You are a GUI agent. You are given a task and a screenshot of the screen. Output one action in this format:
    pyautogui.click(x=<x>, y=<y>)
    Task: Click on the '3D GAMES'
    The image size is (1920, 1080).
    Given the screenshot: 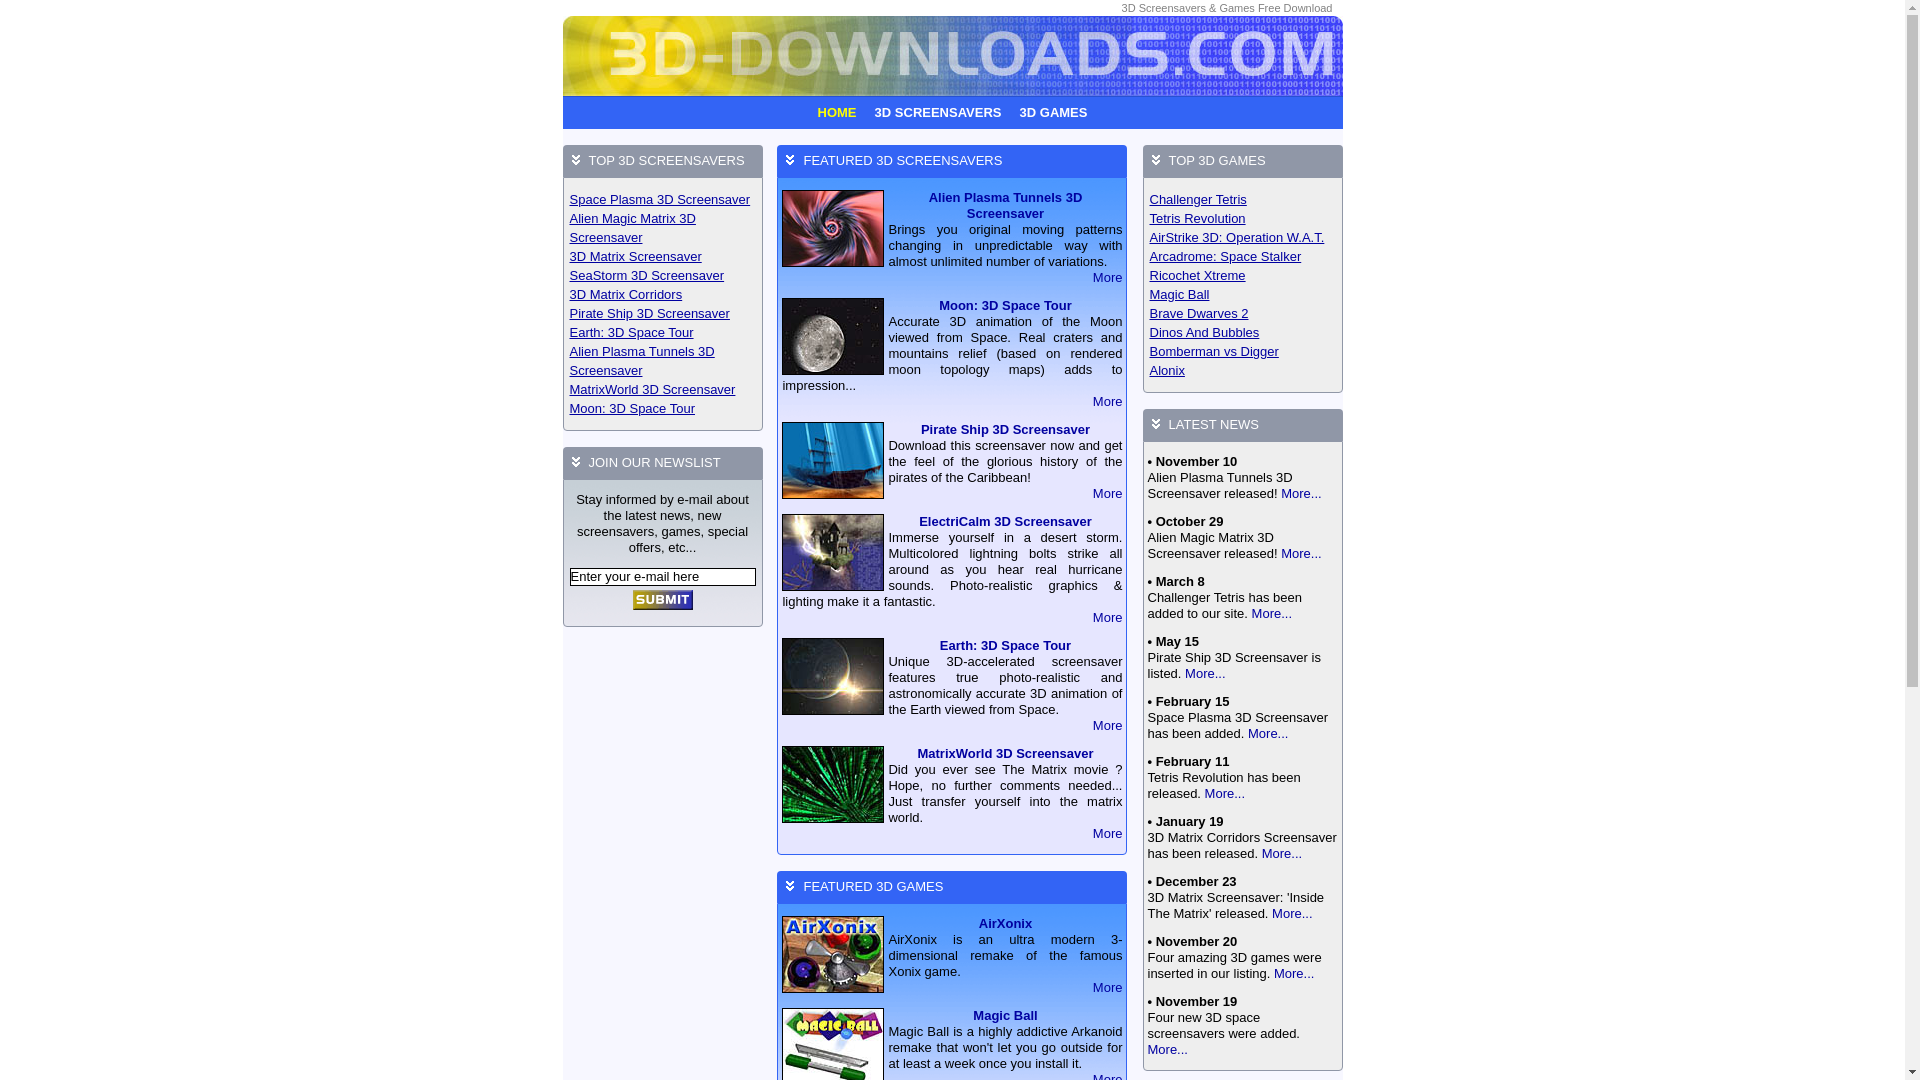 What is the action you would take?
    pyautogui.click(x=1053, y=112)
    